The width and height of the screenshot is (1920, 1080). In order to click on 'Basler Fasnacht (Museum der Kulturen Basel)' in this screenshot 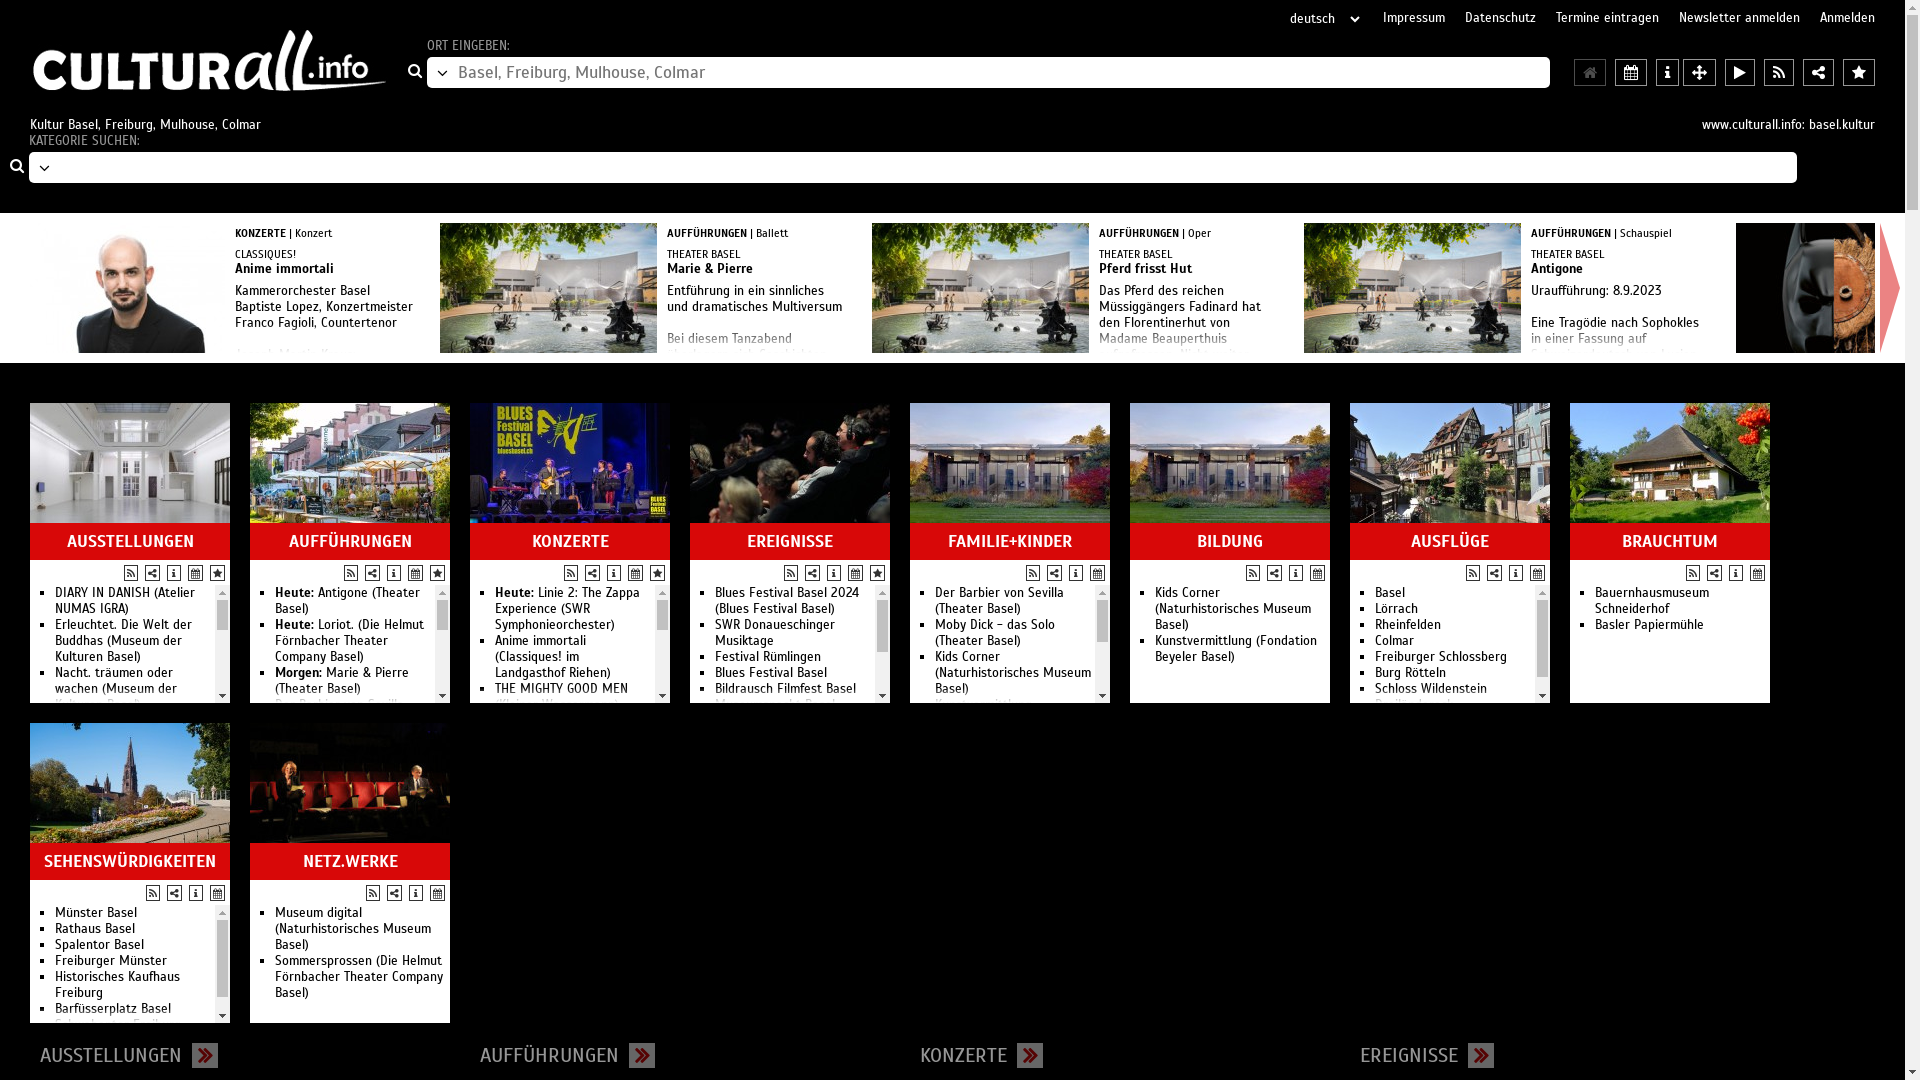, I will do `click(127, 729)`.